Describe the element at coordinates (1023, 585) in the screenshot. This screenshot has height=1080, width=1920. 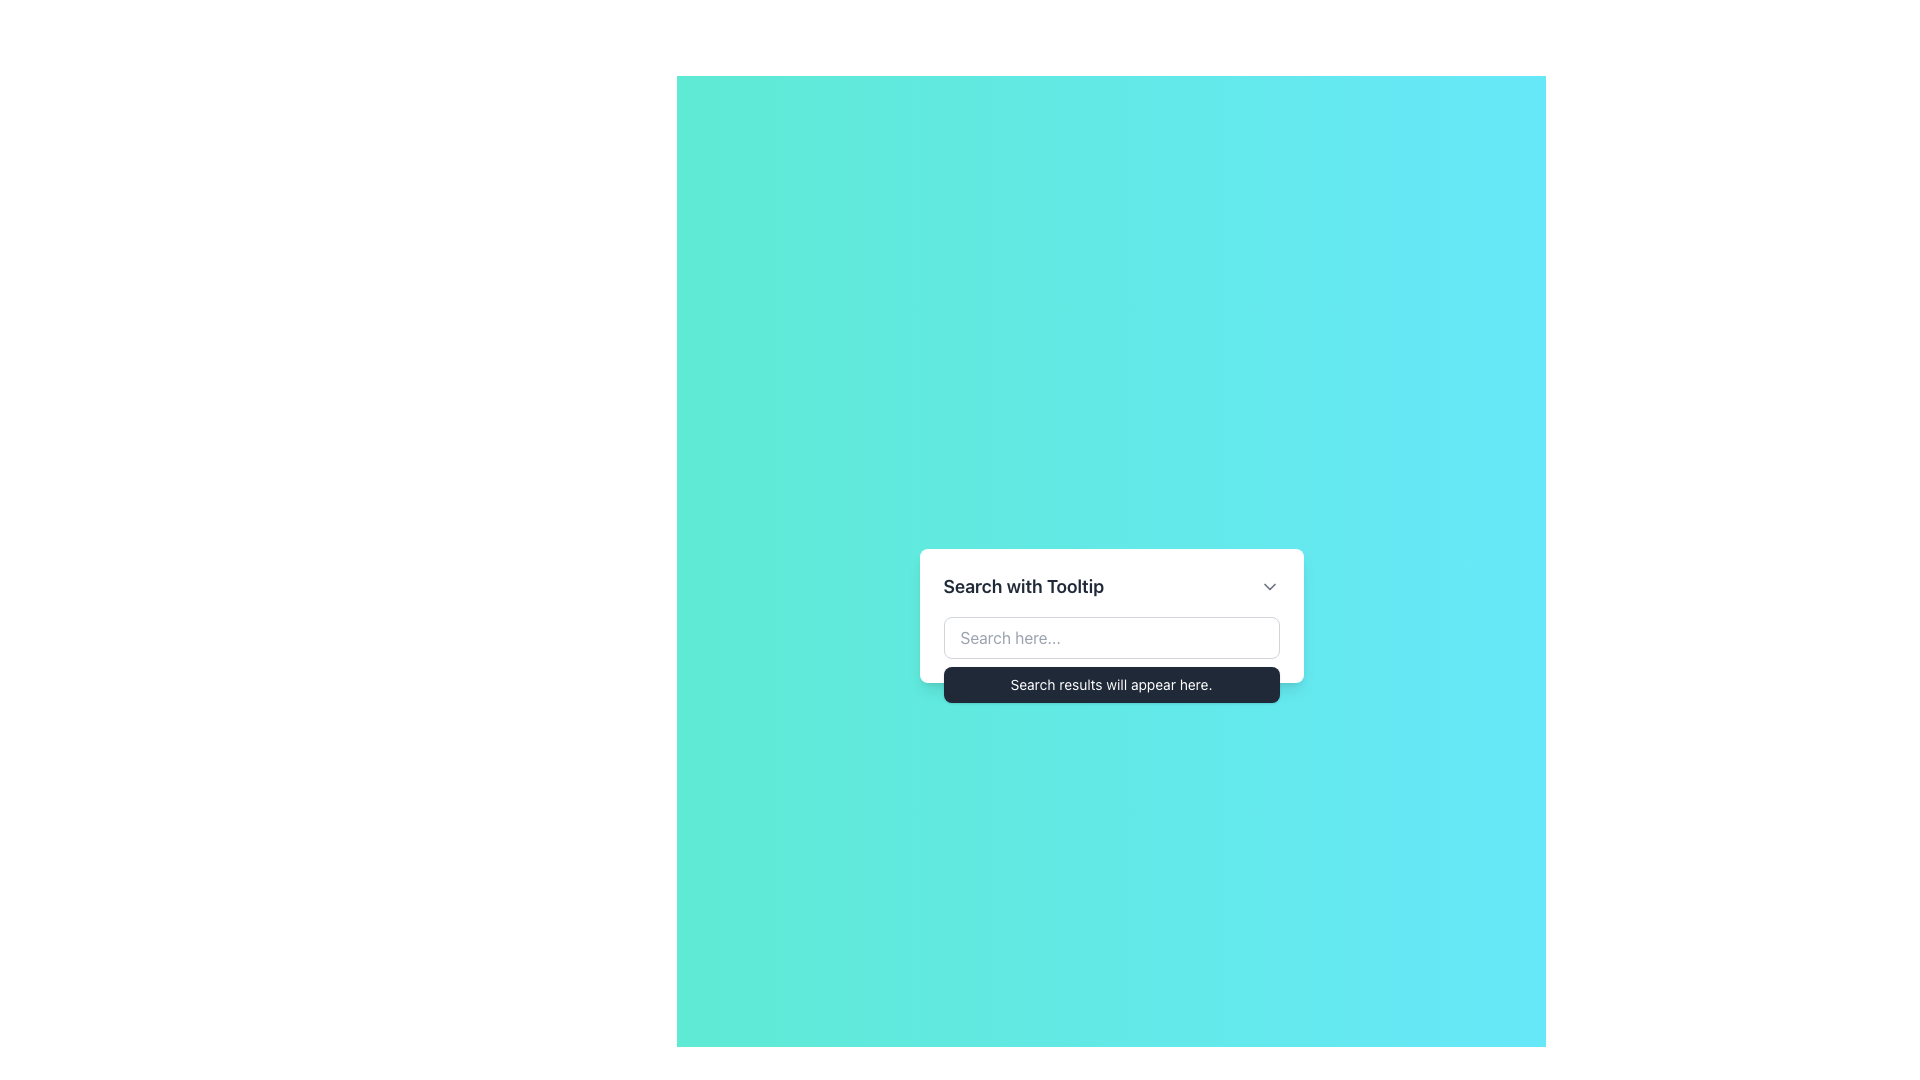
I see `the static text label that reads 'Search with Tooltip', which is styled in bold, large dark gray font and is located above the search box` at that location.